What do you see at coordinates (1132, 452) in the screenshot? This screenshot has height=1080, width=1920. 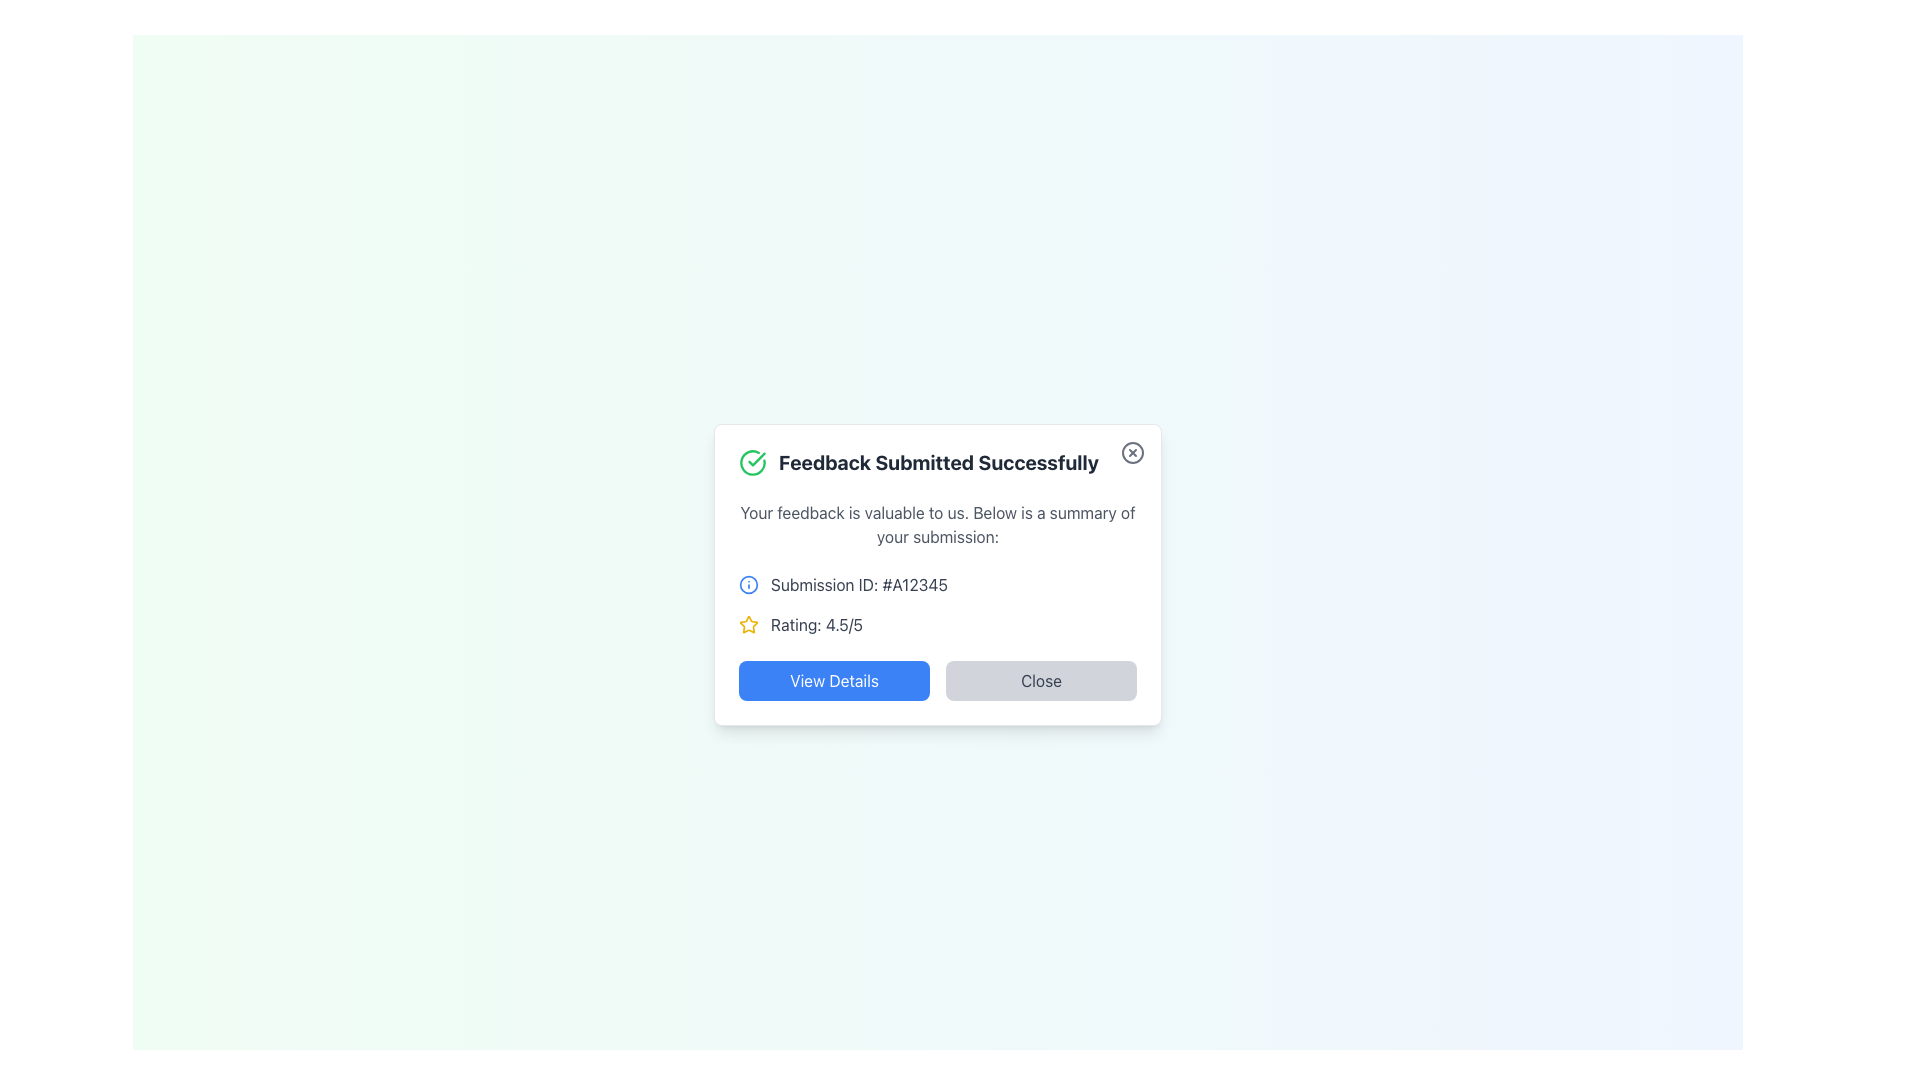 I see `the close button icon for the feedback notification popup located in the top-right corner, which is visually represented by a circular element with a cross mark indicating a close action` at bounding box center [1132, 452].